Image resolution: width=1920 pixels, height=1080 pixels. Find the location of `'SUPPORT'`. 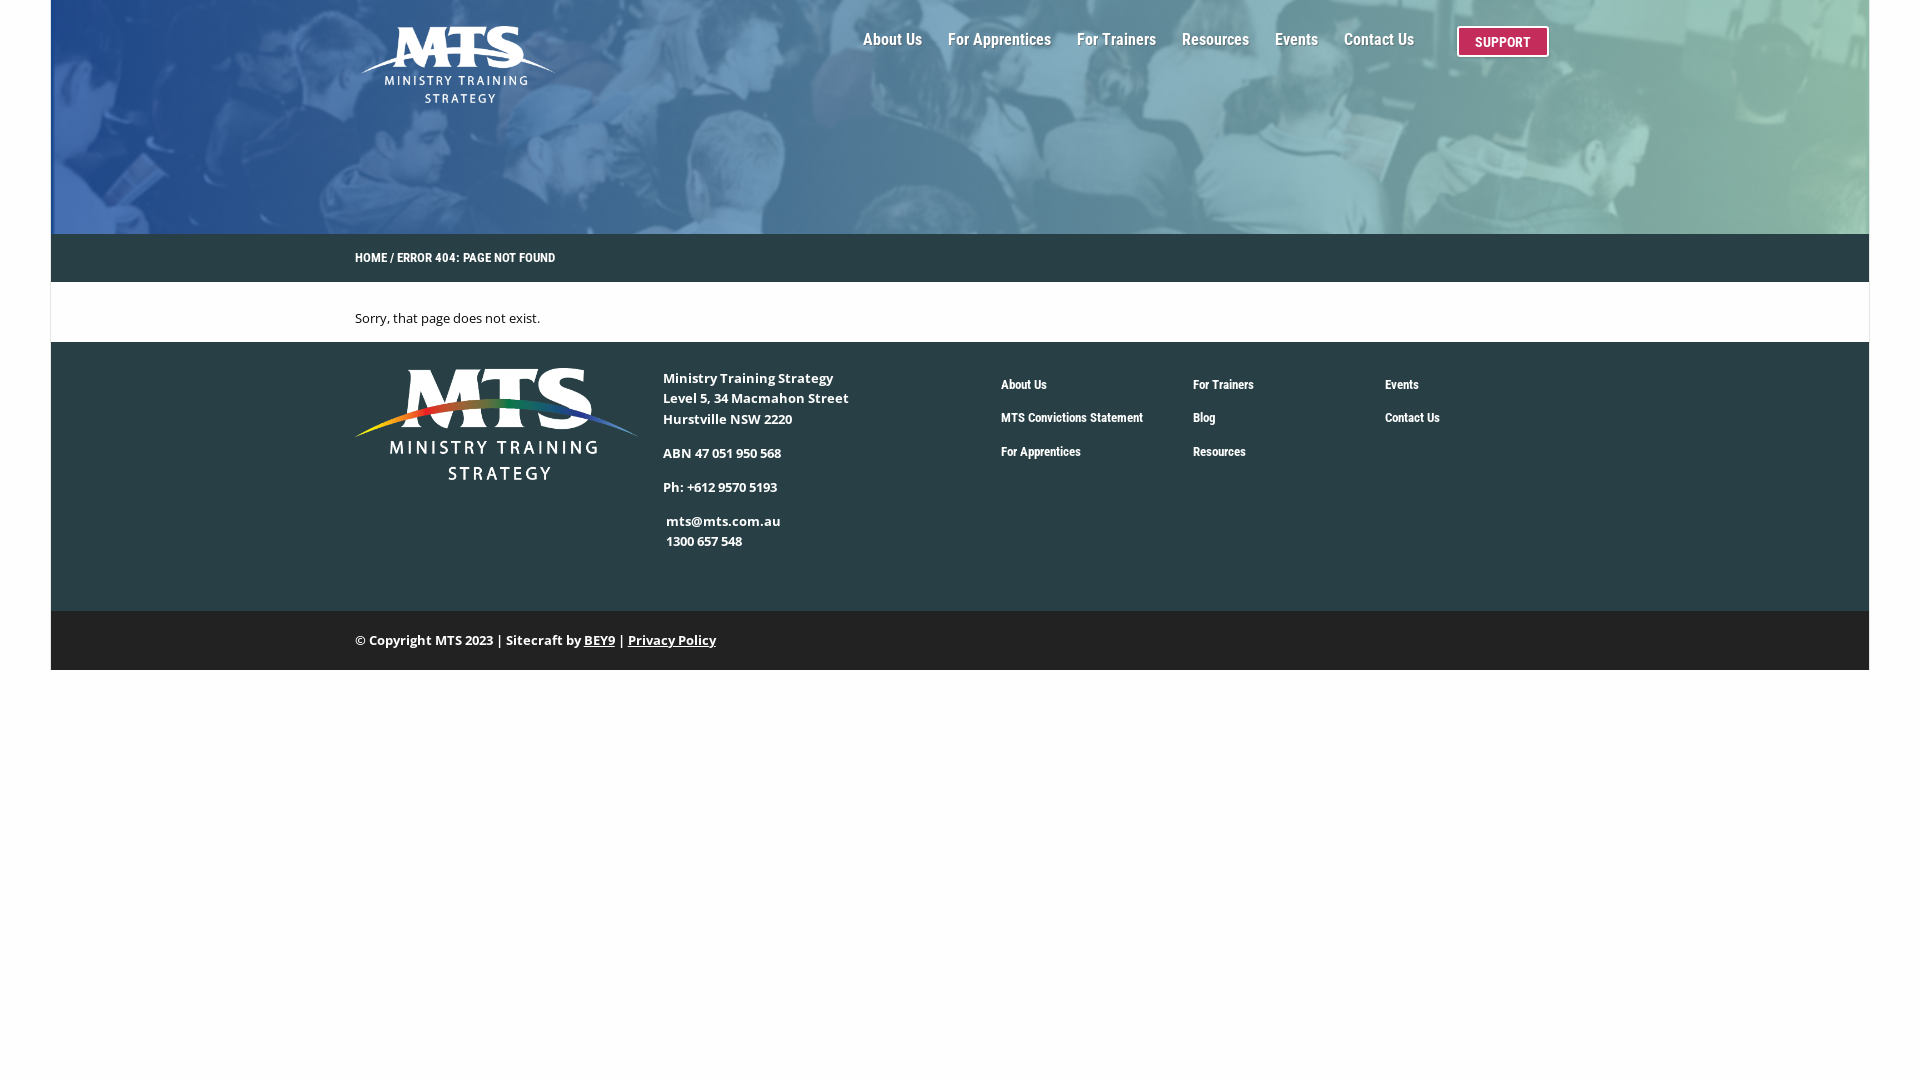

'SUPPORT' is located at coordinates (1503, 41).